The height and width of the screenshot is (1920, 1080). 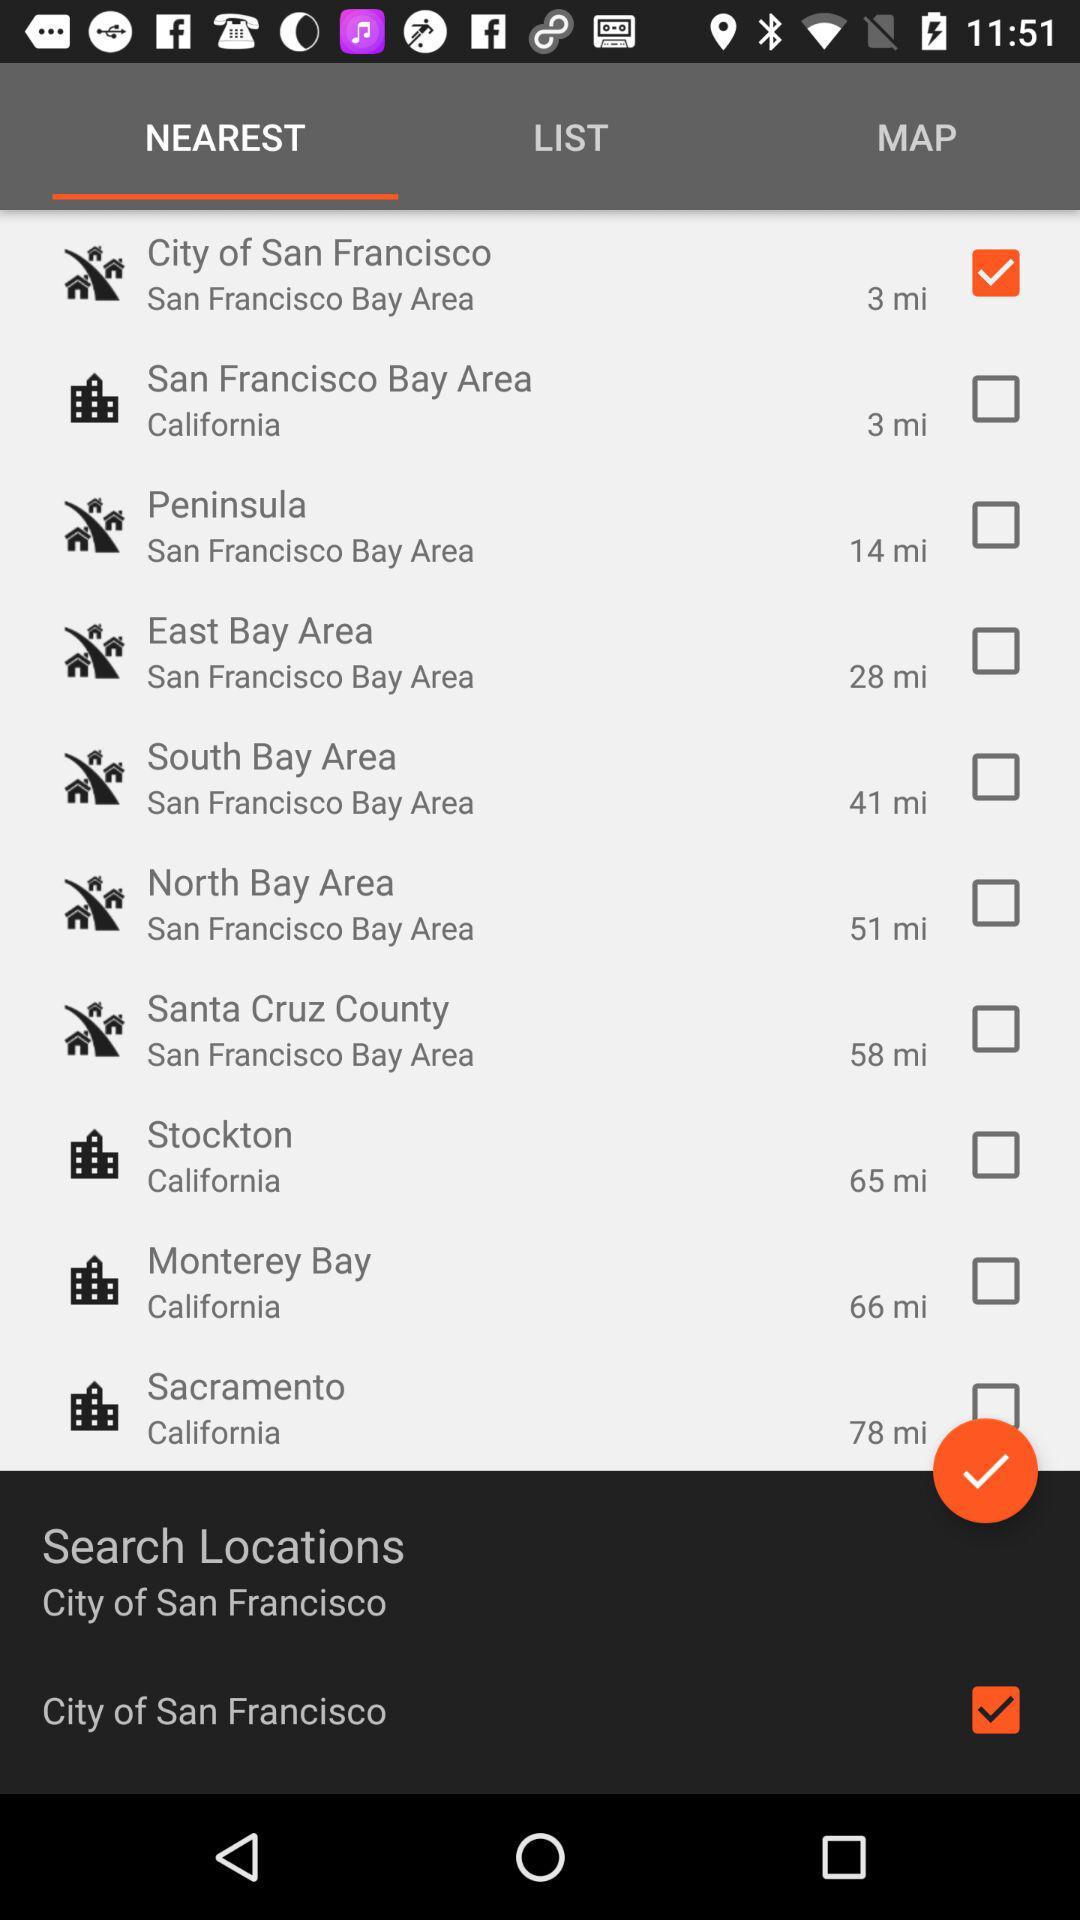 I want to click on stockton city, so click(x=995, y=1155).